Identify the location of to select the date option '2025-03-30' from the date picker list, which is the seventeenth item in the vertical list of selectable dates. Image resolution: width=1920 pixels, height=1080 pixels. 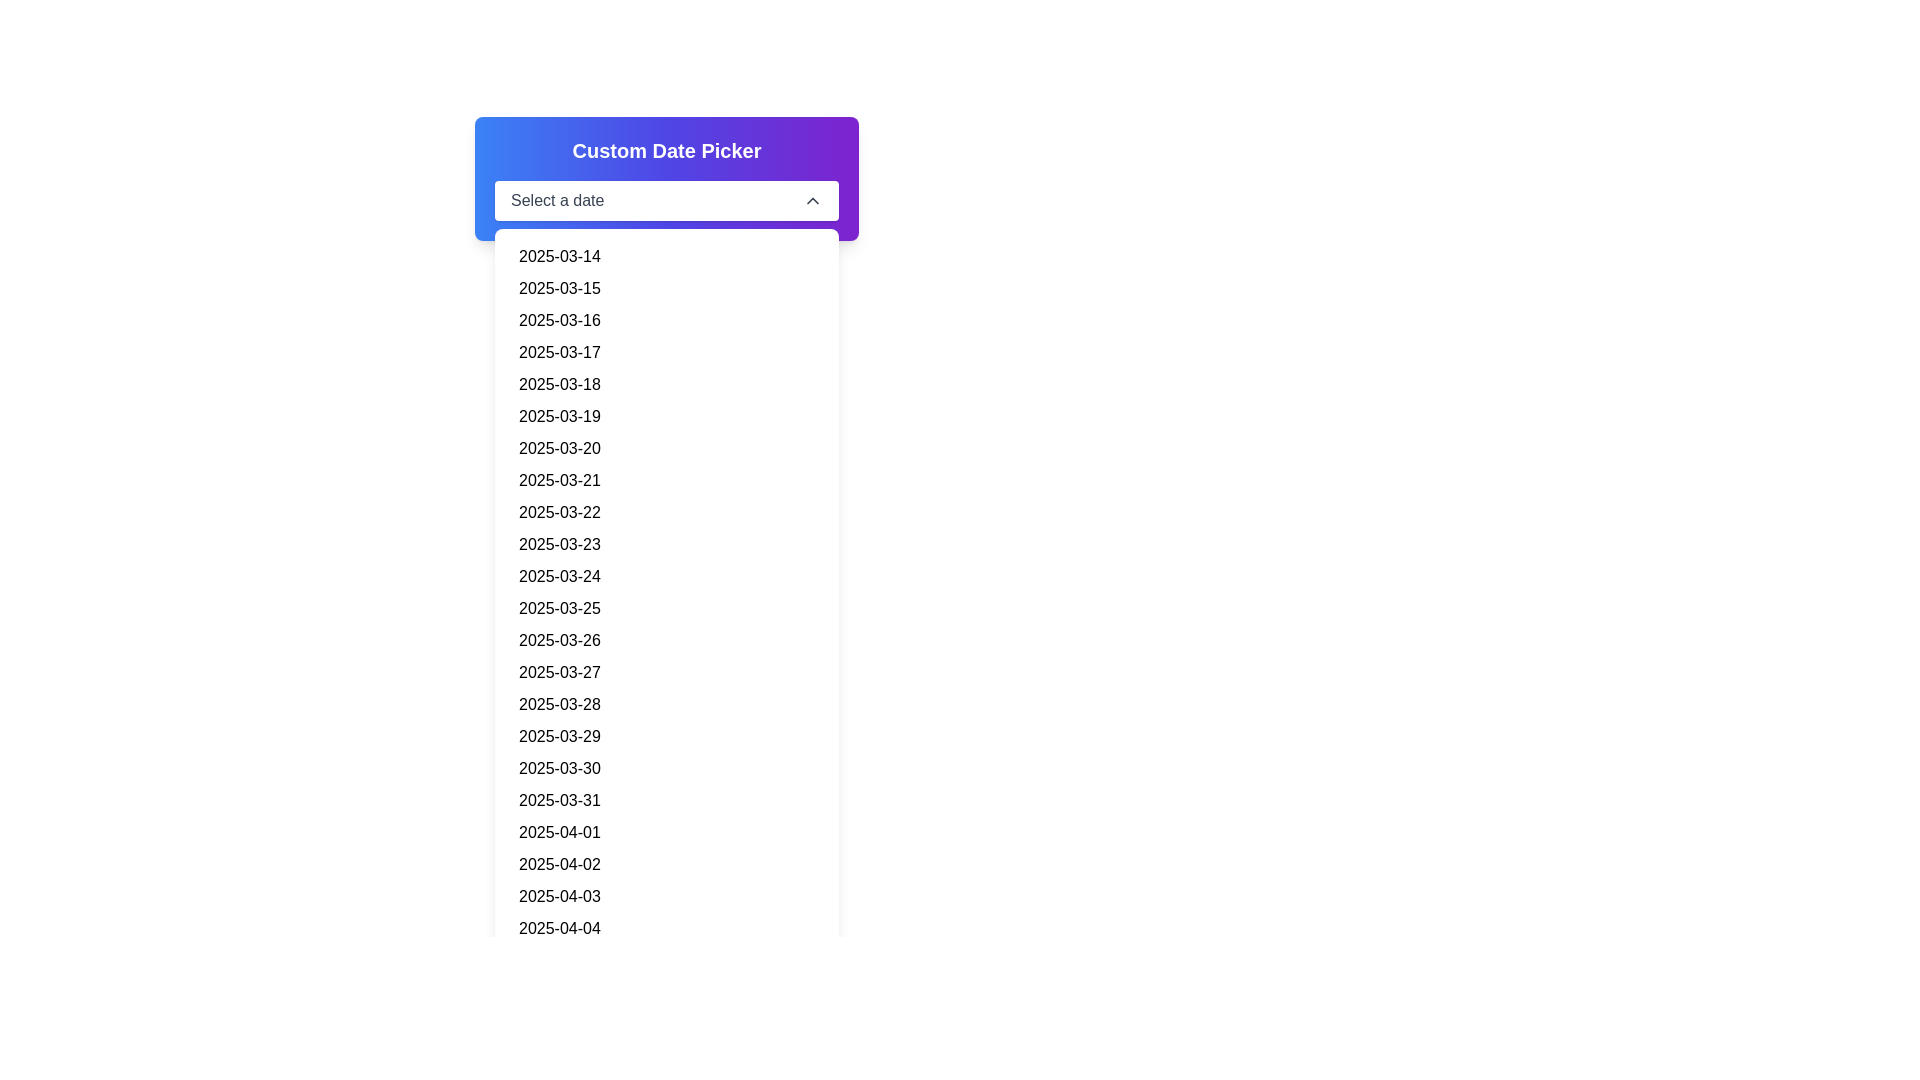
(667, 767).